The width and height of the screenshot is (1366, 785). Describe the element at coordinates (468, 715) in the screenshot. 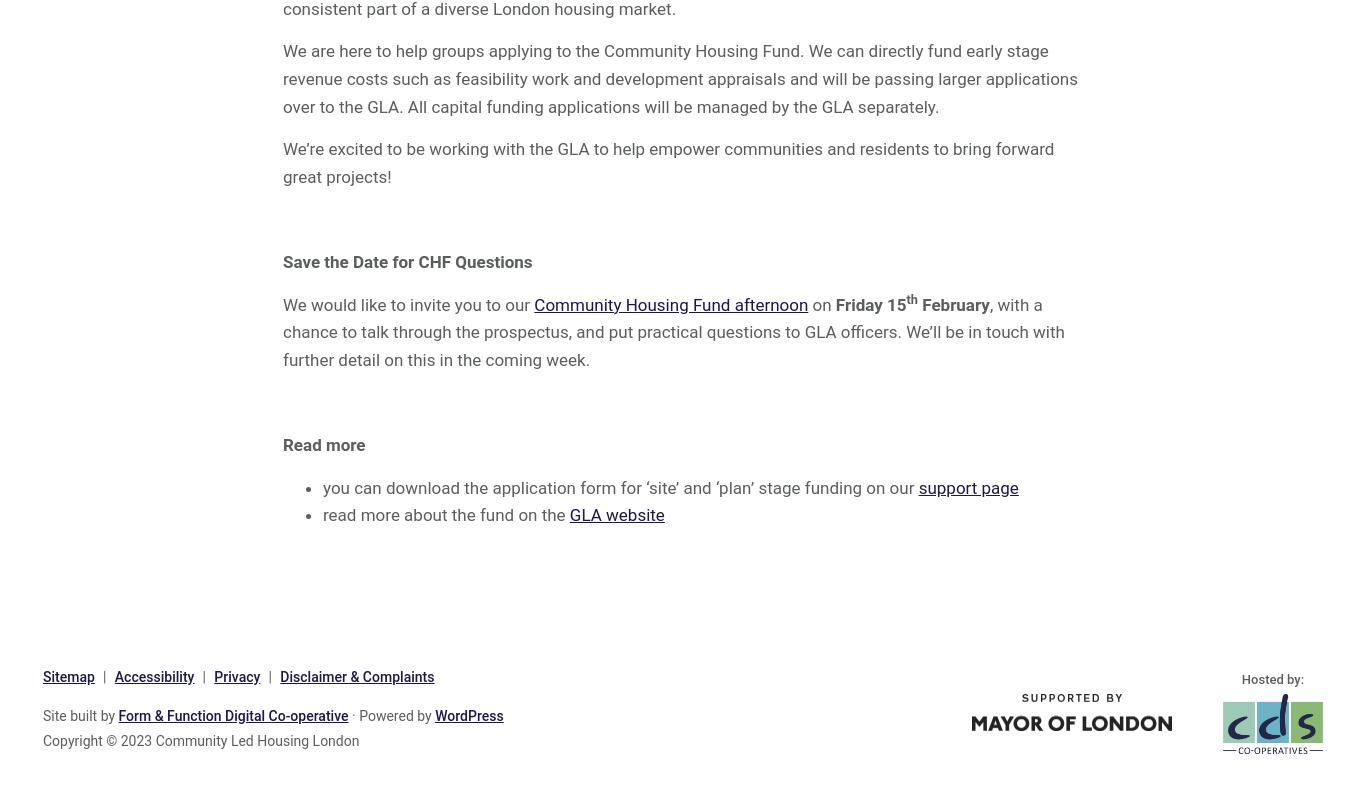

I see `'WordPress'` at that location.